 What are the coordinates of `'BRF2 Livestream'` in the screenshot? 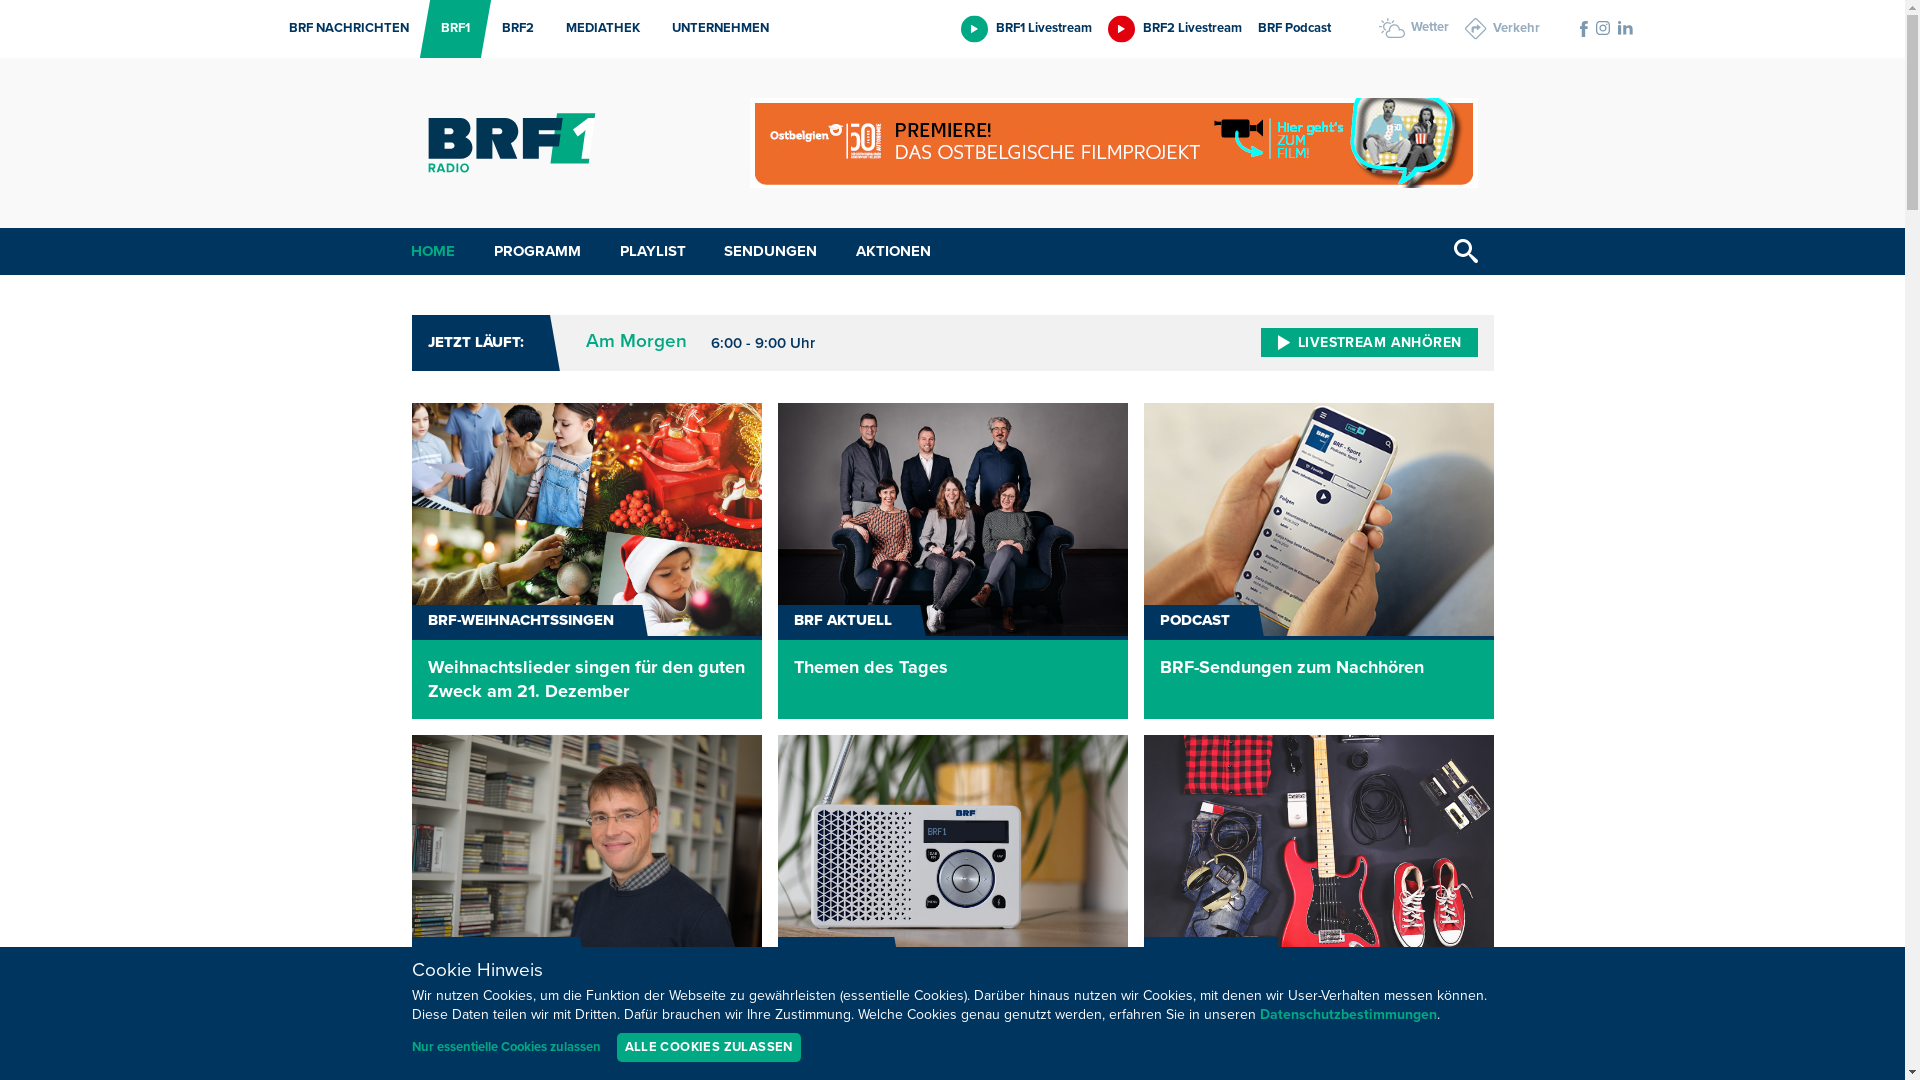 It's located at (1175, 29).